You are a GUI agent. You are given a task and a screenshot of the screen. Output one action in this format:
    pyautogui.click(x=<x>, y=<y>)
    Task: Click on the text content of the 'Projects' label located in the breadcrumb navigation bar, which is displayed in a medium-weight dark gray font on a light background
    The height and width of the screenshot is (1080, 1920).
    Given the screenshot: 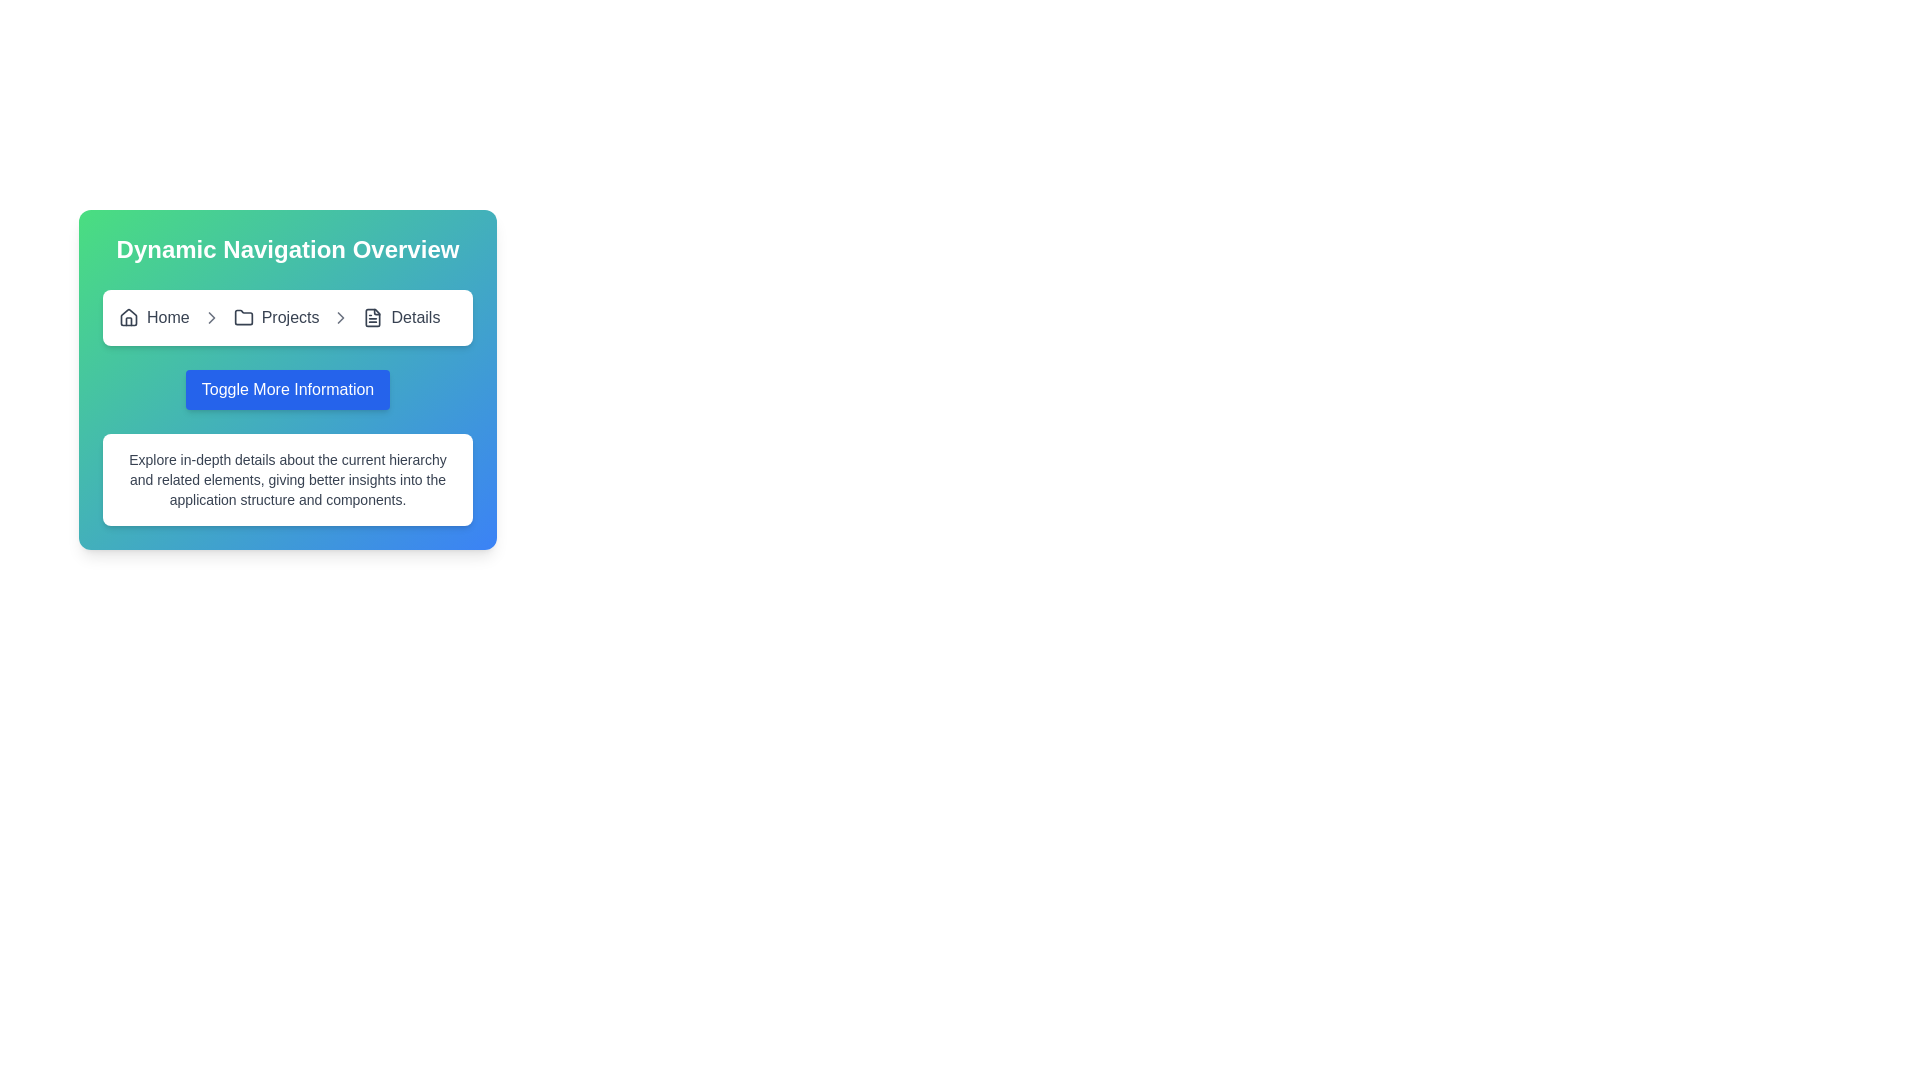 What is the action you would take?
    pyautogui.click(x=289, y=316)
    